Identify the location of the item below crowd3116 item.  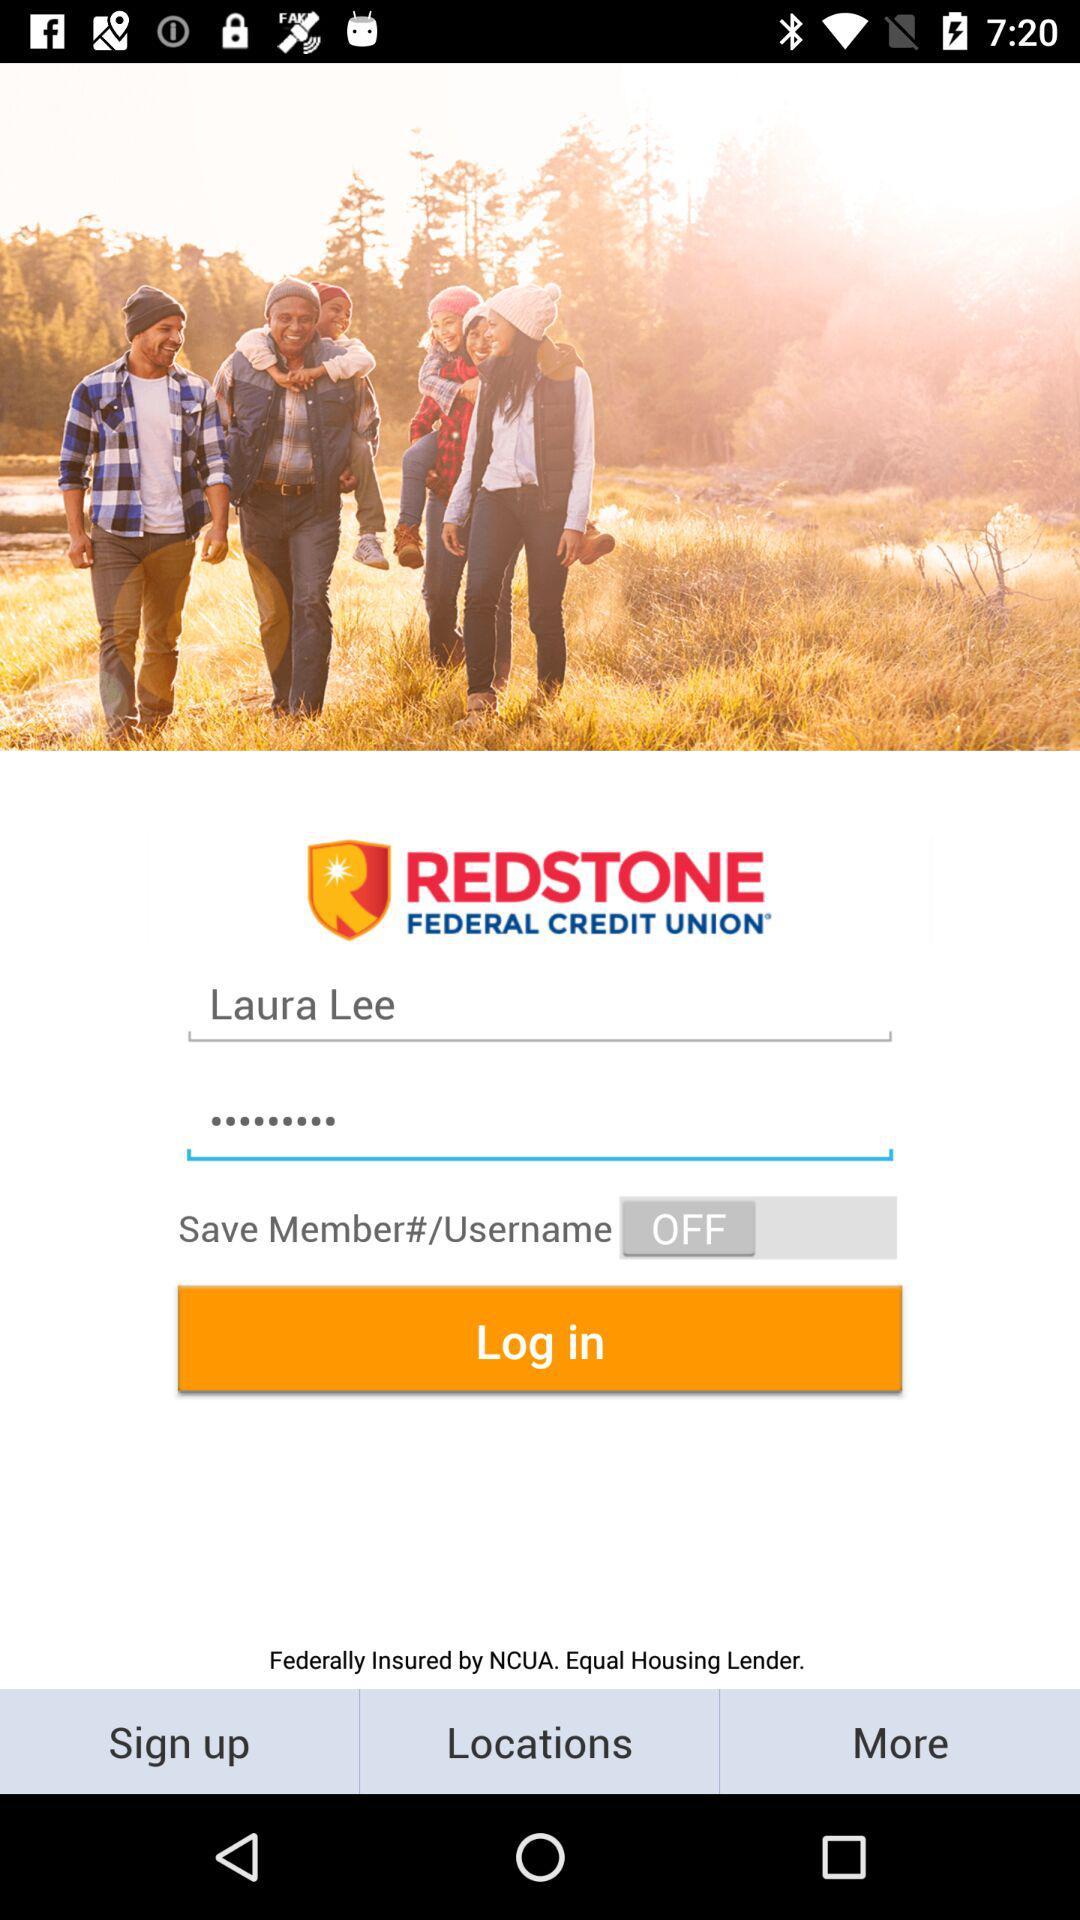
(758, 1226).